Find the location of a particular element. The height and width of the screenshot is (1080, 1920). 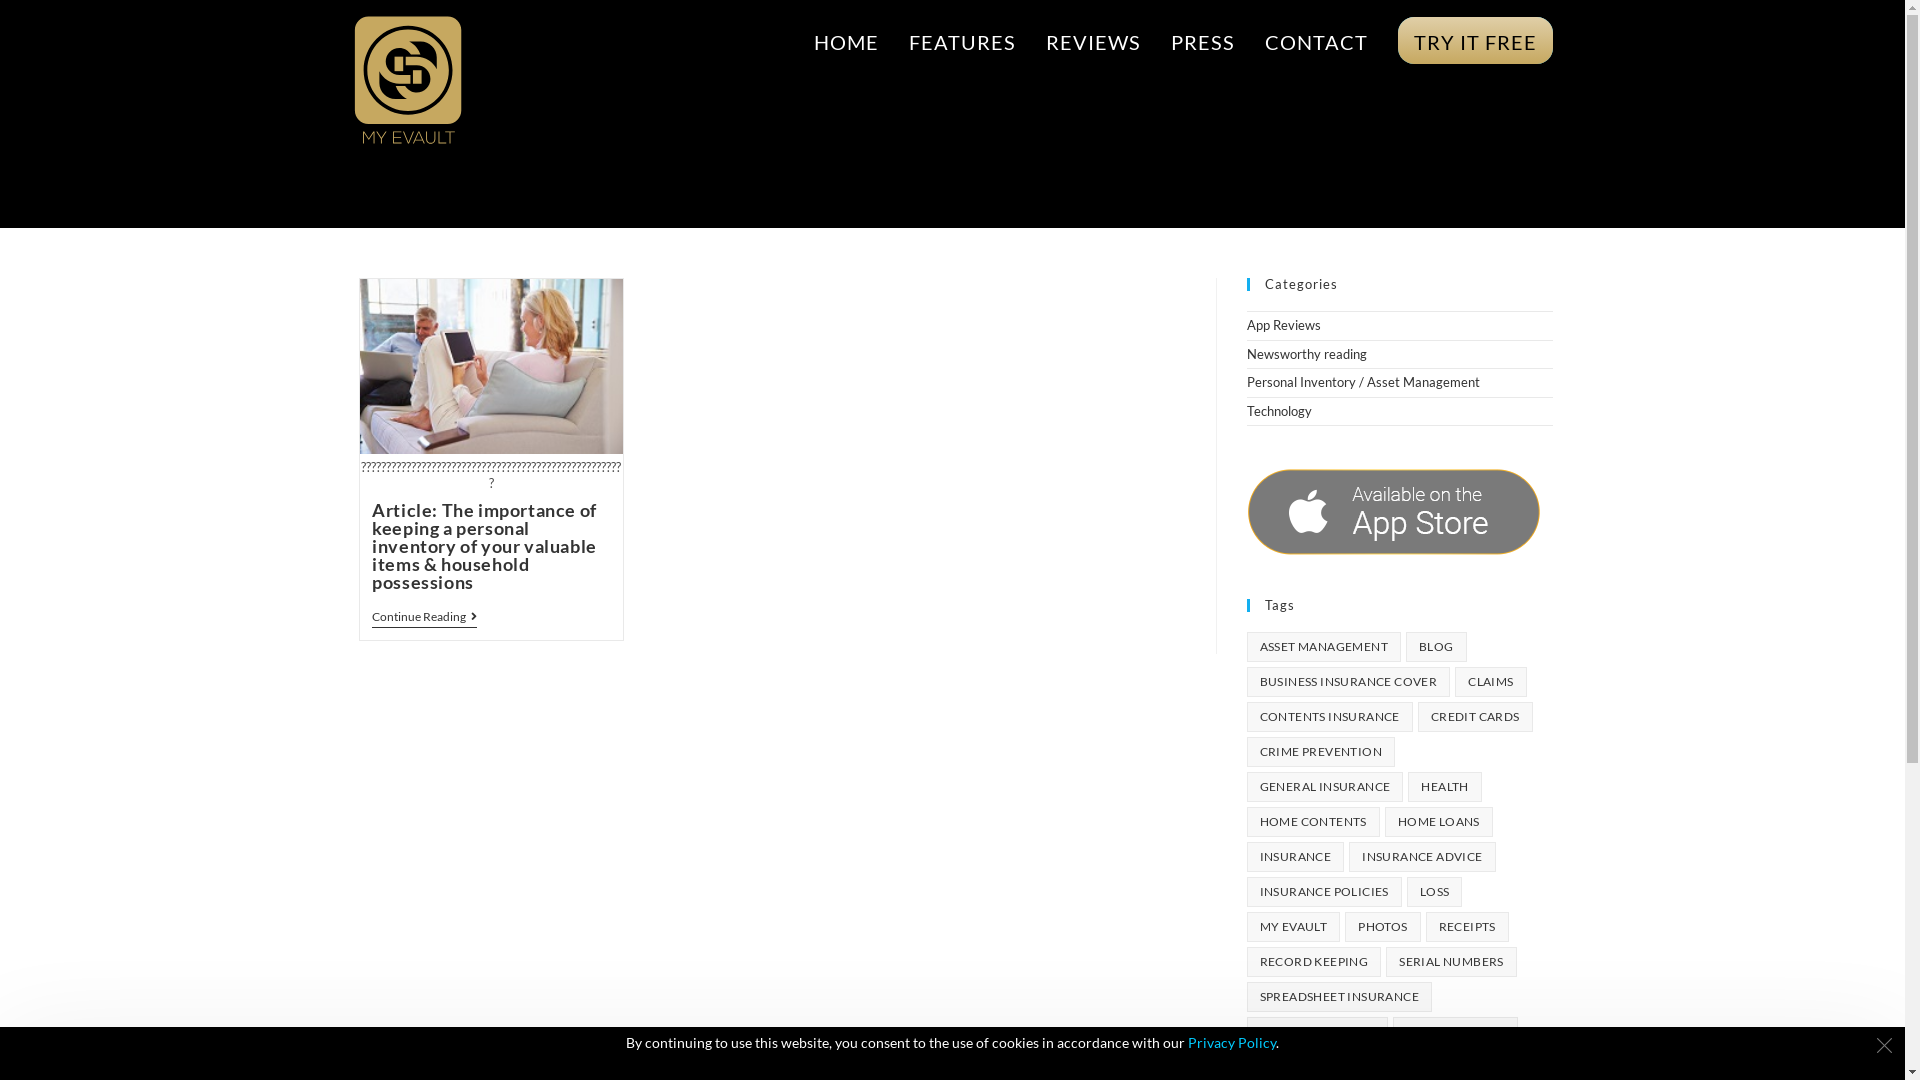

'BUSINESS INSURANCE COVER' is located at coordinates (1348, 681).